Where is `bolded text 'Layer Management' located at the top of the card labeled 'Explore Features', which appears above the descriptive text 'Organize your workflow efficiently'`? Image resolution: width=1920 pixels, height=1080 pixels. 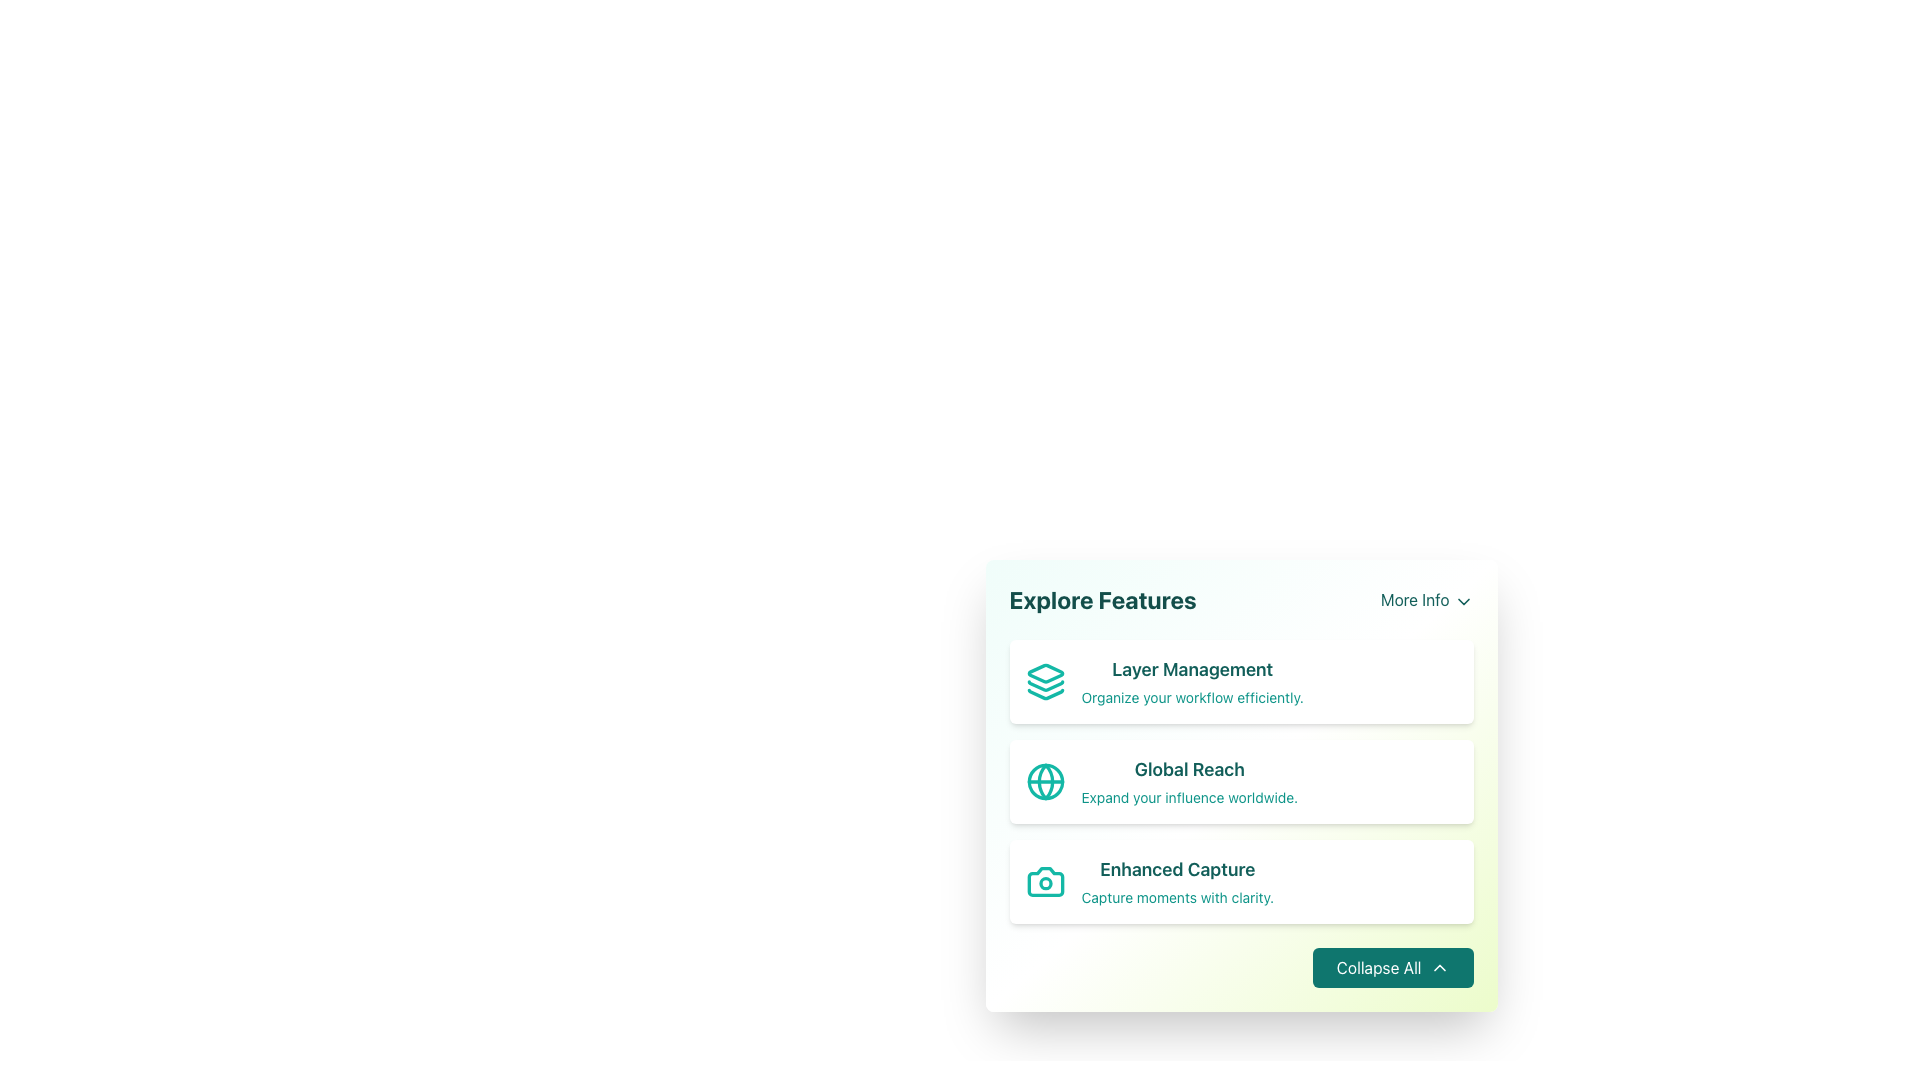 bolded text 'Layer Management' located at the top of the card labeled 'Explore Features', which appears above the descriptive text 'Organize your workflow efficiently' is located at coordinates (1192, 670).